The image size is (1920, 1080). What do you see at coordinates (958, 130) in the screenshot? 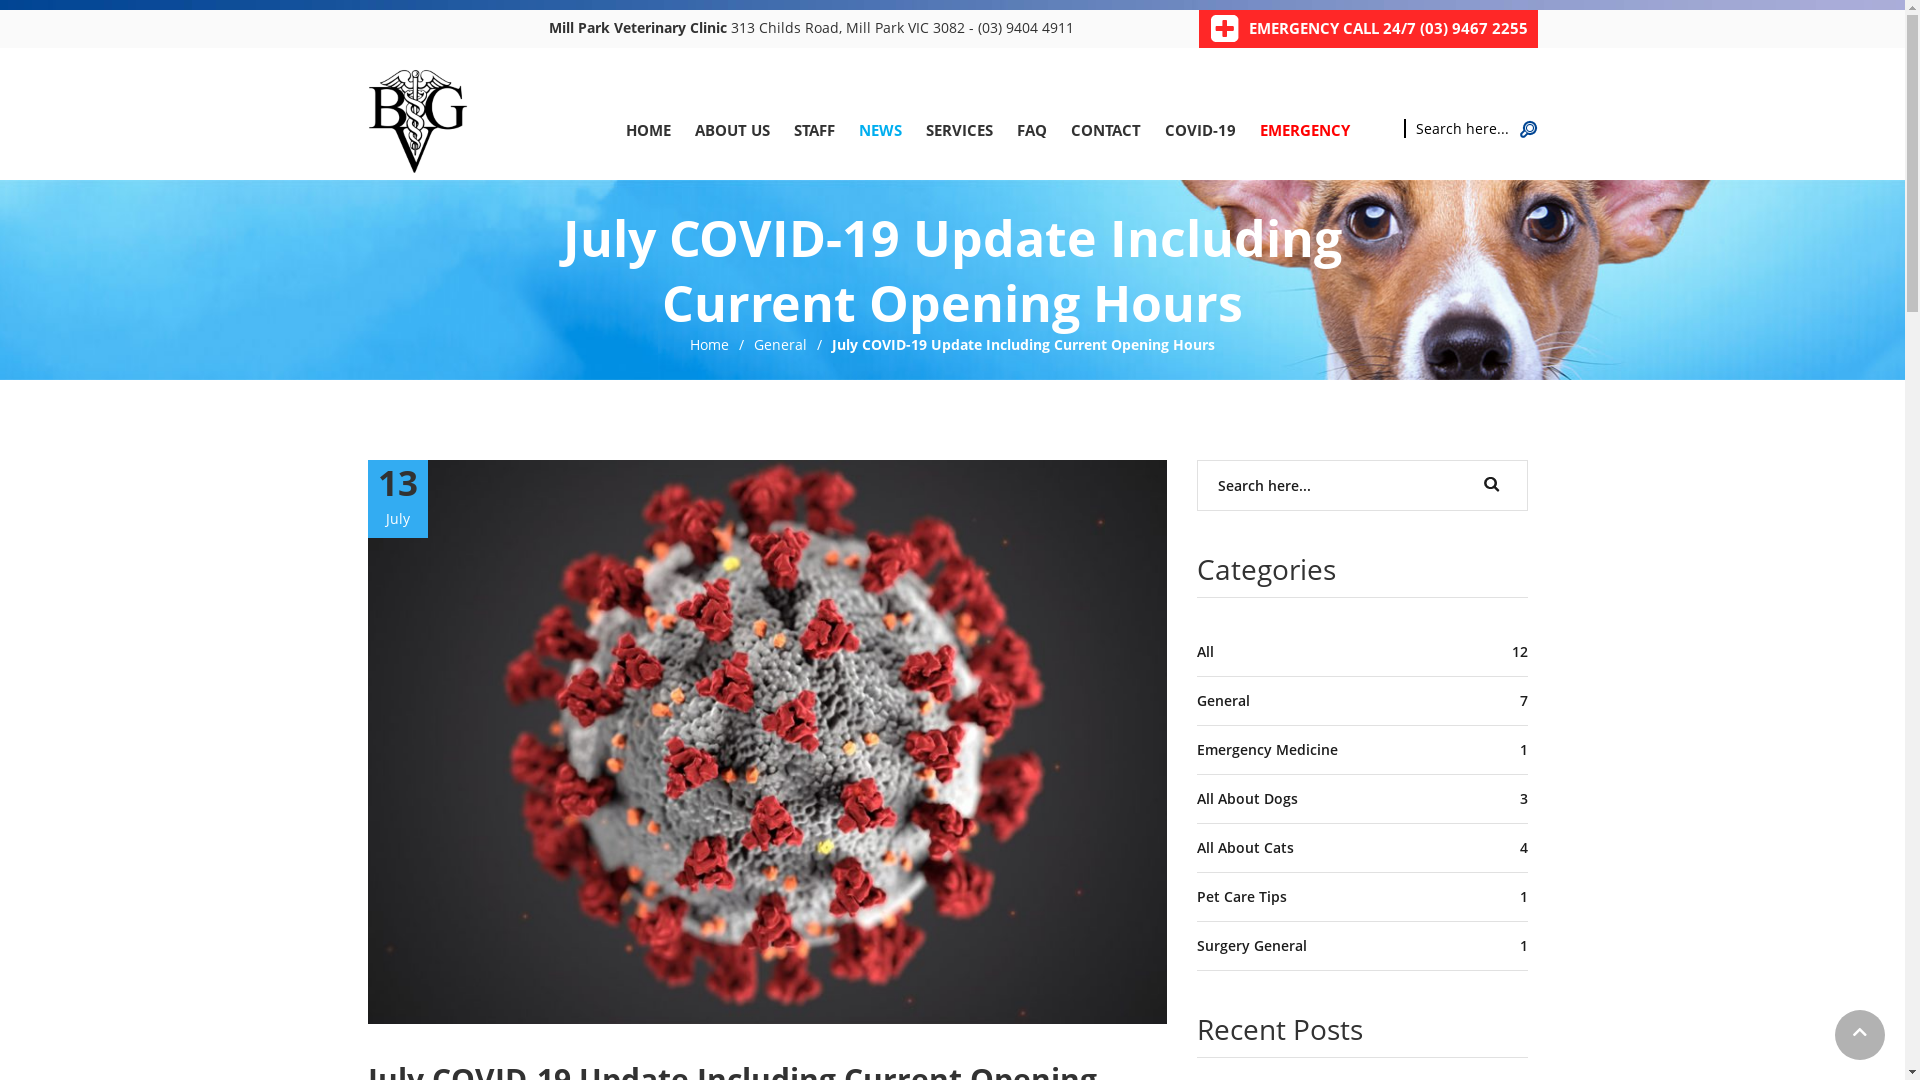
I see `'SERVICES'` at bounding box center [958, 130].